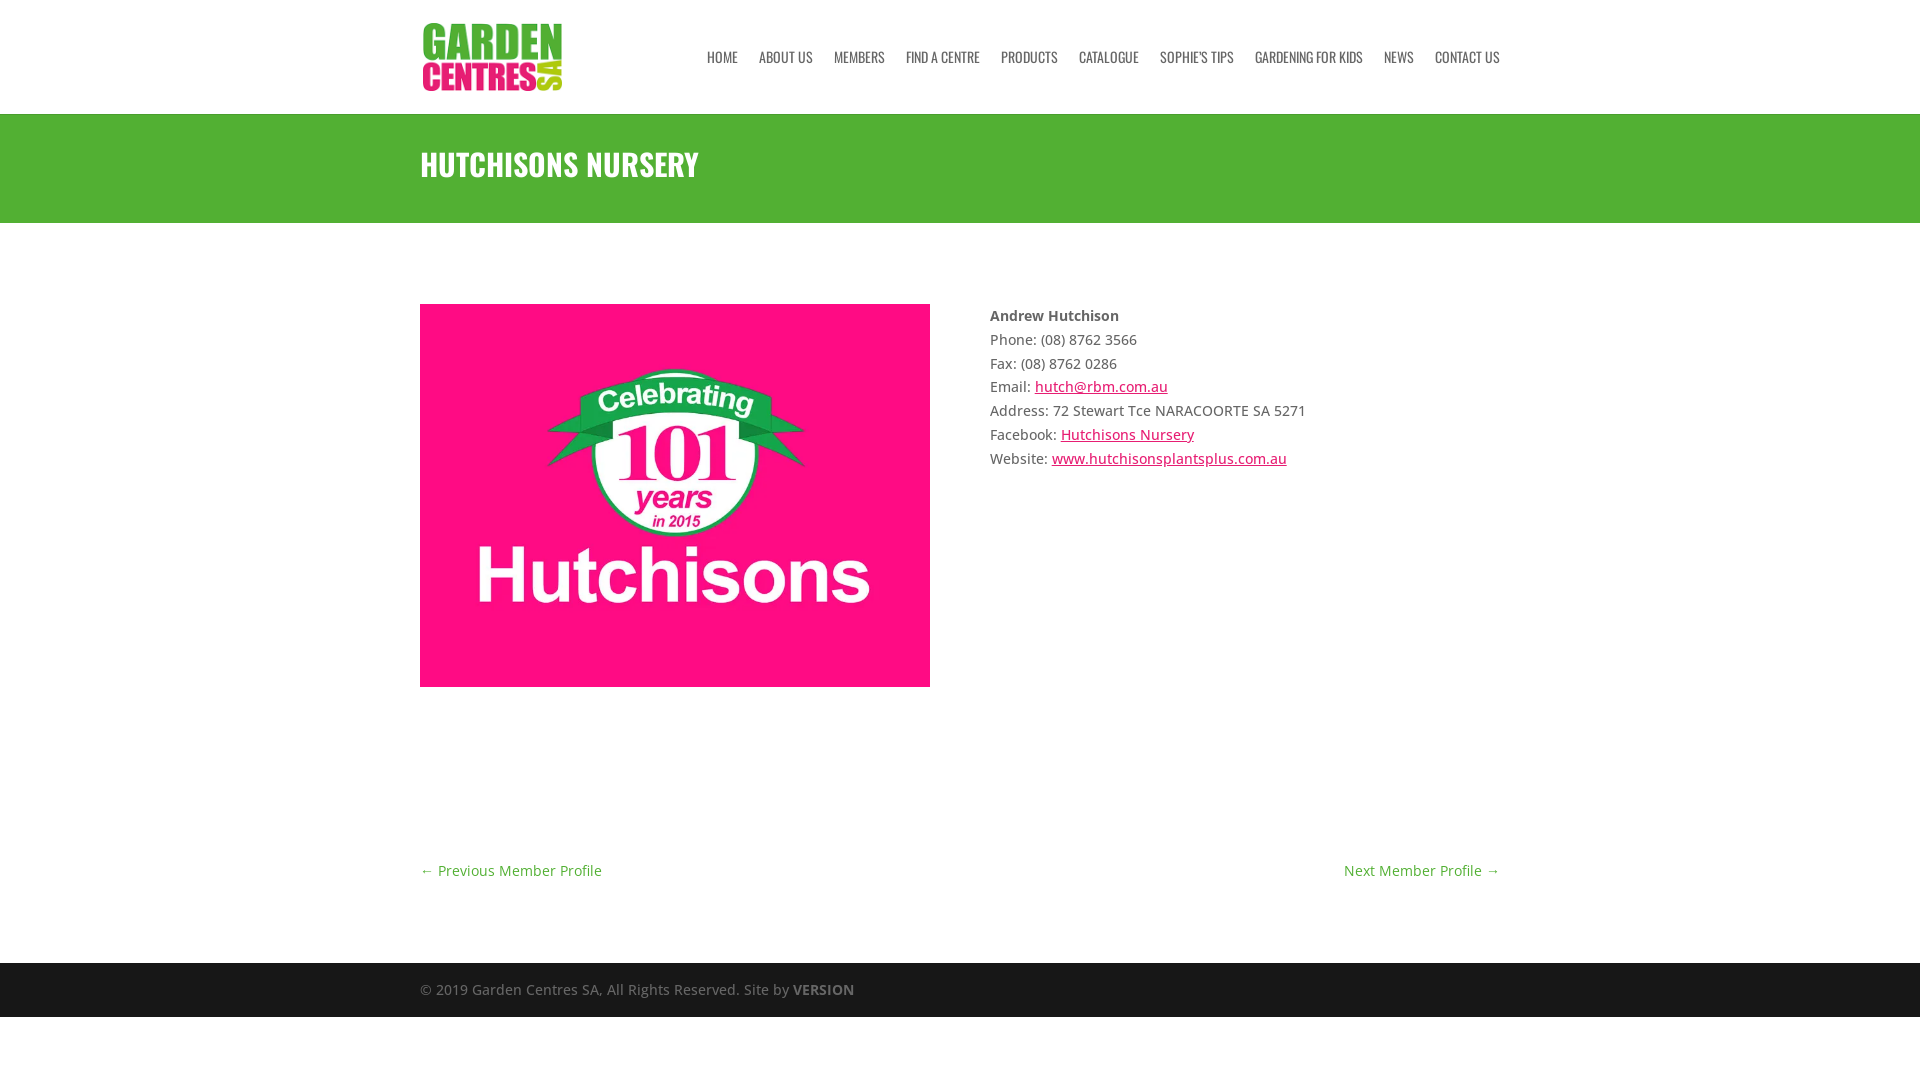 The image size is (1920, 1080). What do you see at coordinates (823, 988) in the screenshot?
I see `'VERSION'` at bounding box center [823, 988].